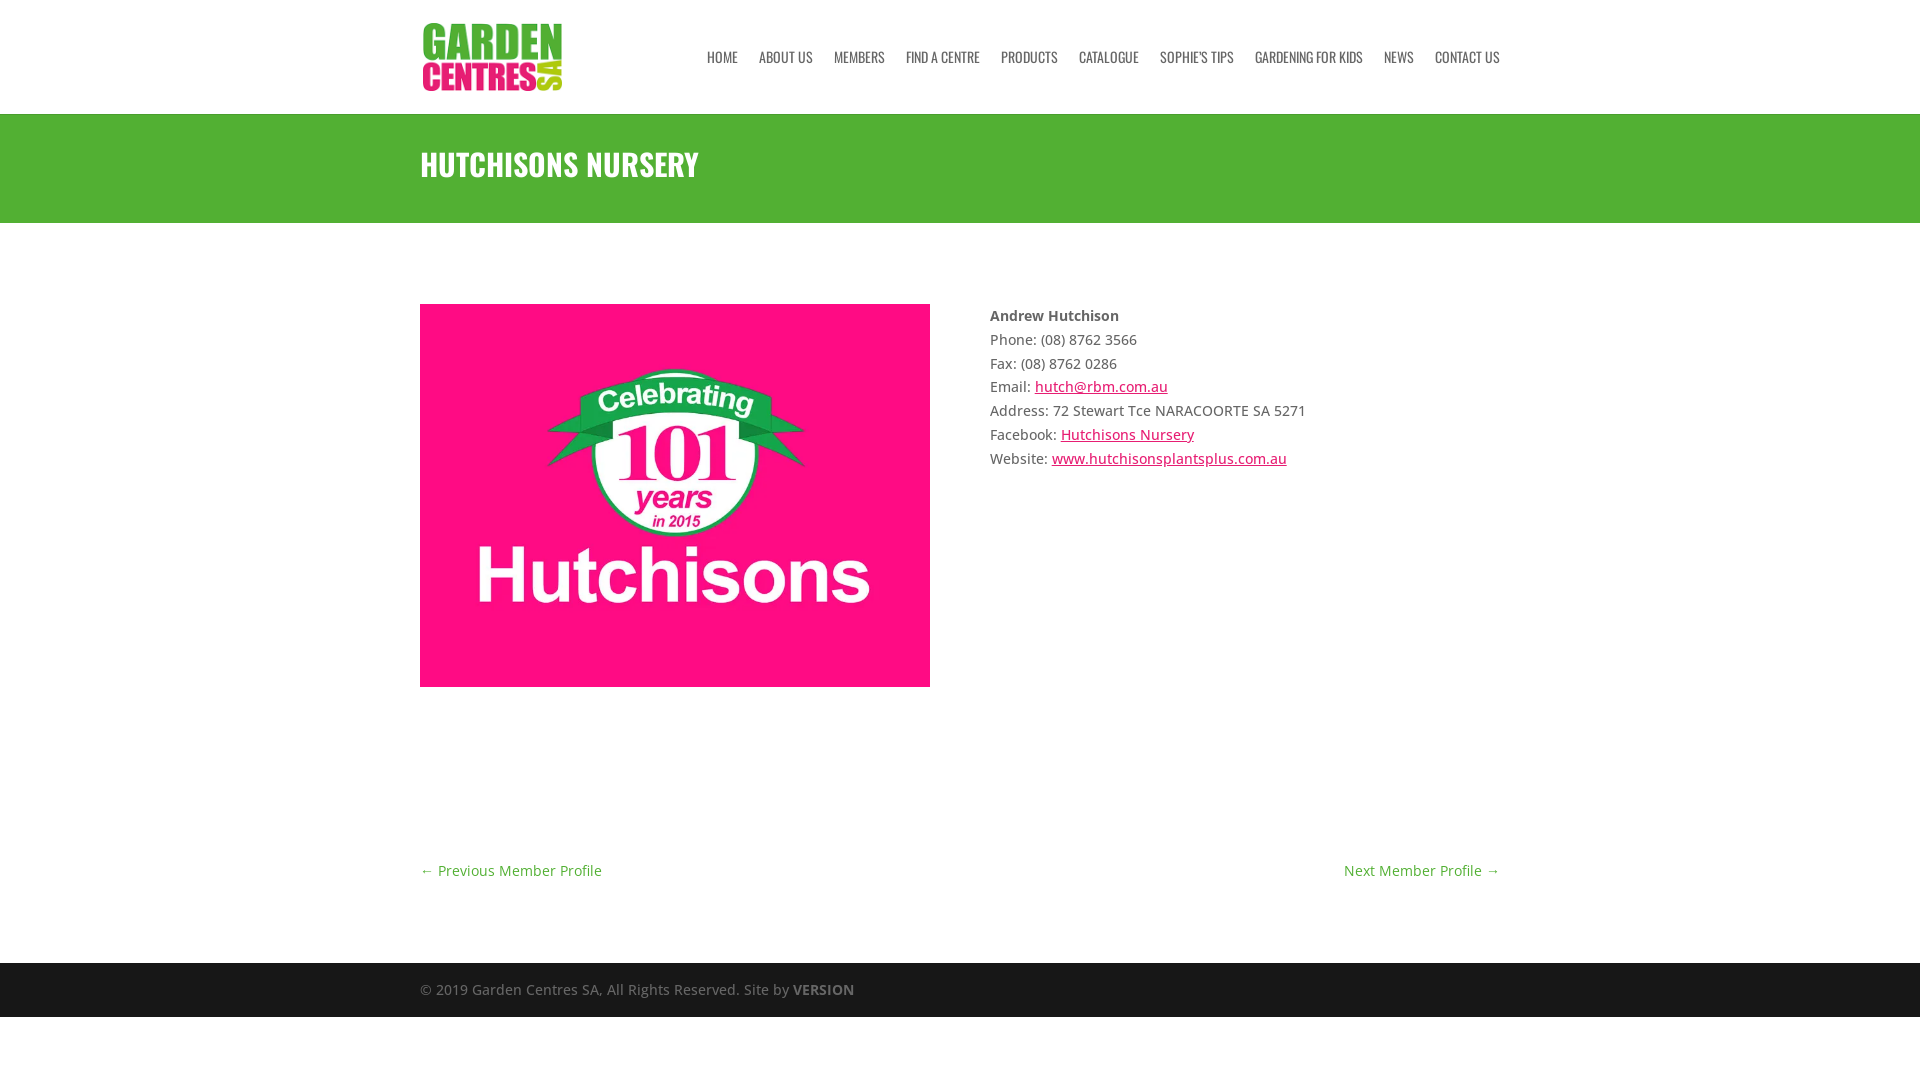 The image size is (1920, 1080). What do you see at coordinates (823, 988) in the screenshot?
I see `'VERSION'` at bounding box center [823, 988].